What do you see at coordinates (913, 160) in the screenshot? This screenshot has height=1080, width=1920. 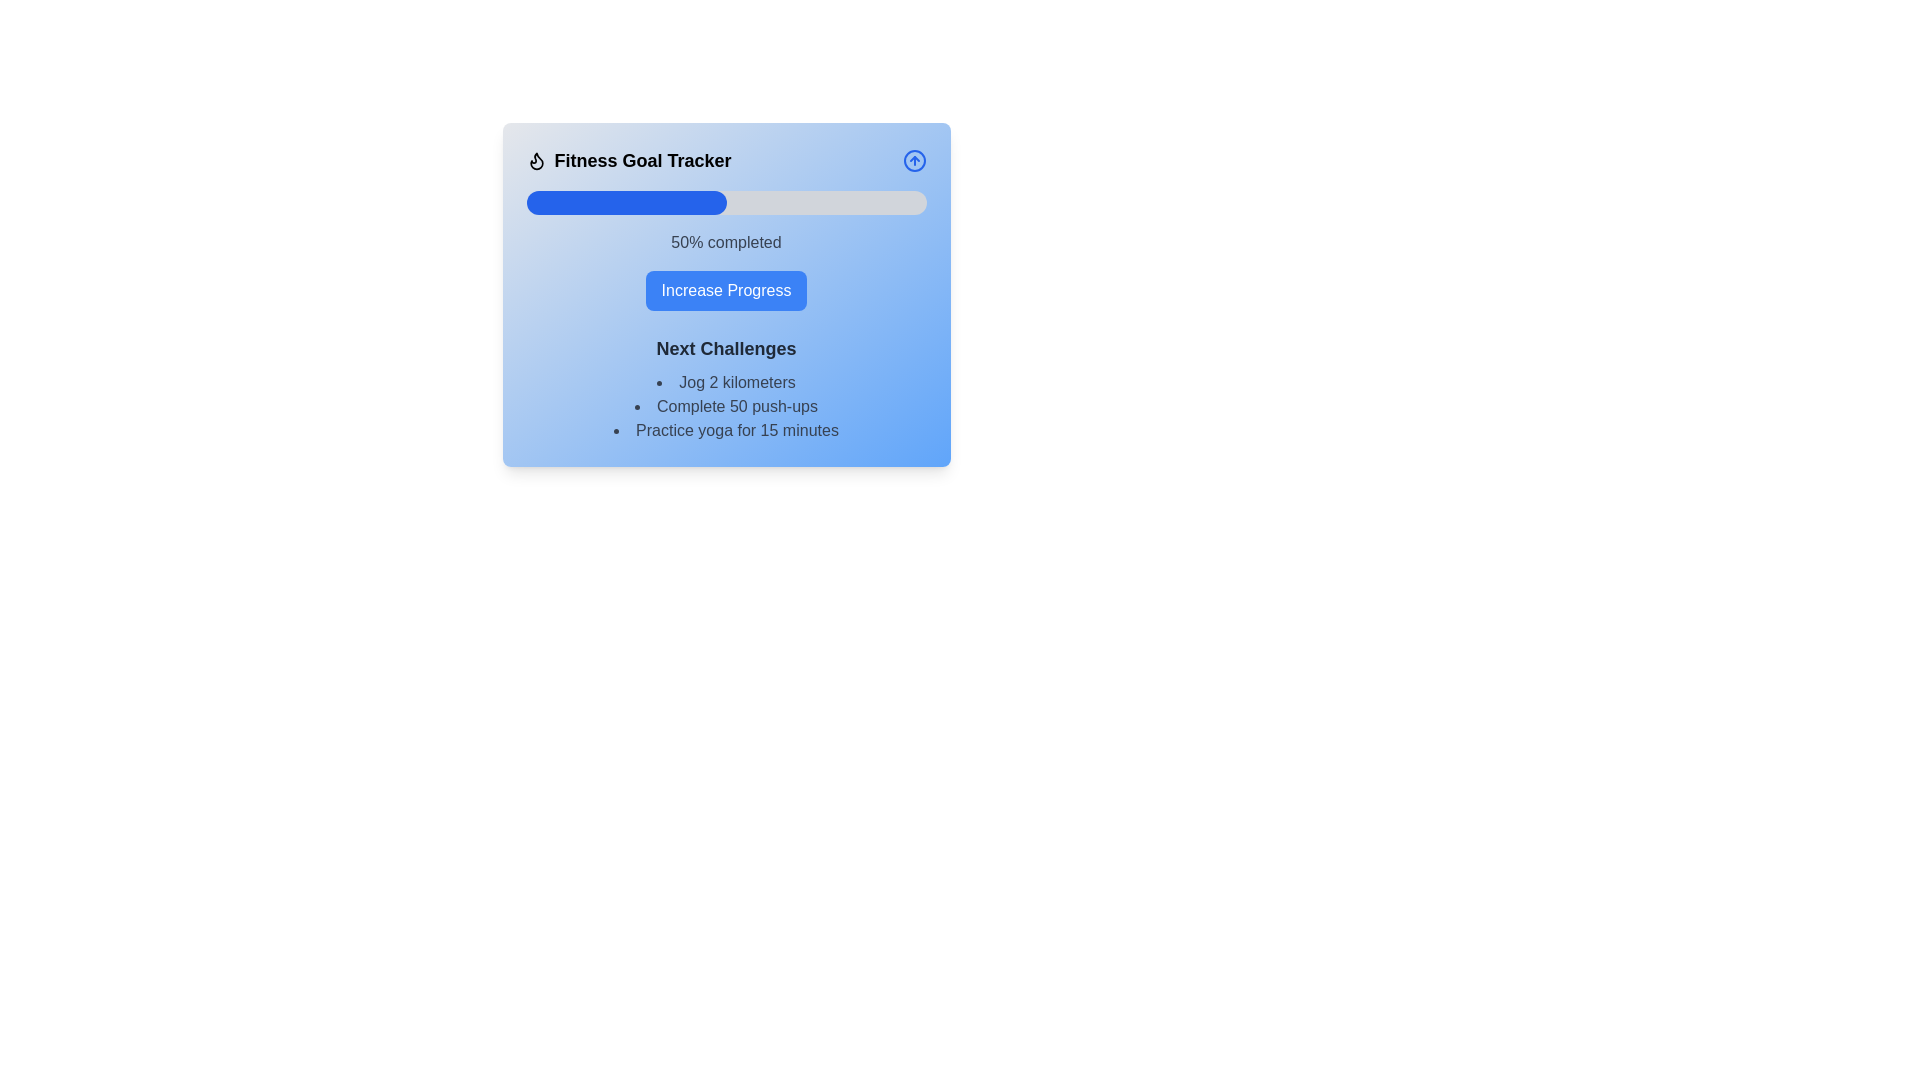 I see `the icon located in the top-right corner of the 'Fitness Goal Tracker' section` at bounding box center [913, 160].